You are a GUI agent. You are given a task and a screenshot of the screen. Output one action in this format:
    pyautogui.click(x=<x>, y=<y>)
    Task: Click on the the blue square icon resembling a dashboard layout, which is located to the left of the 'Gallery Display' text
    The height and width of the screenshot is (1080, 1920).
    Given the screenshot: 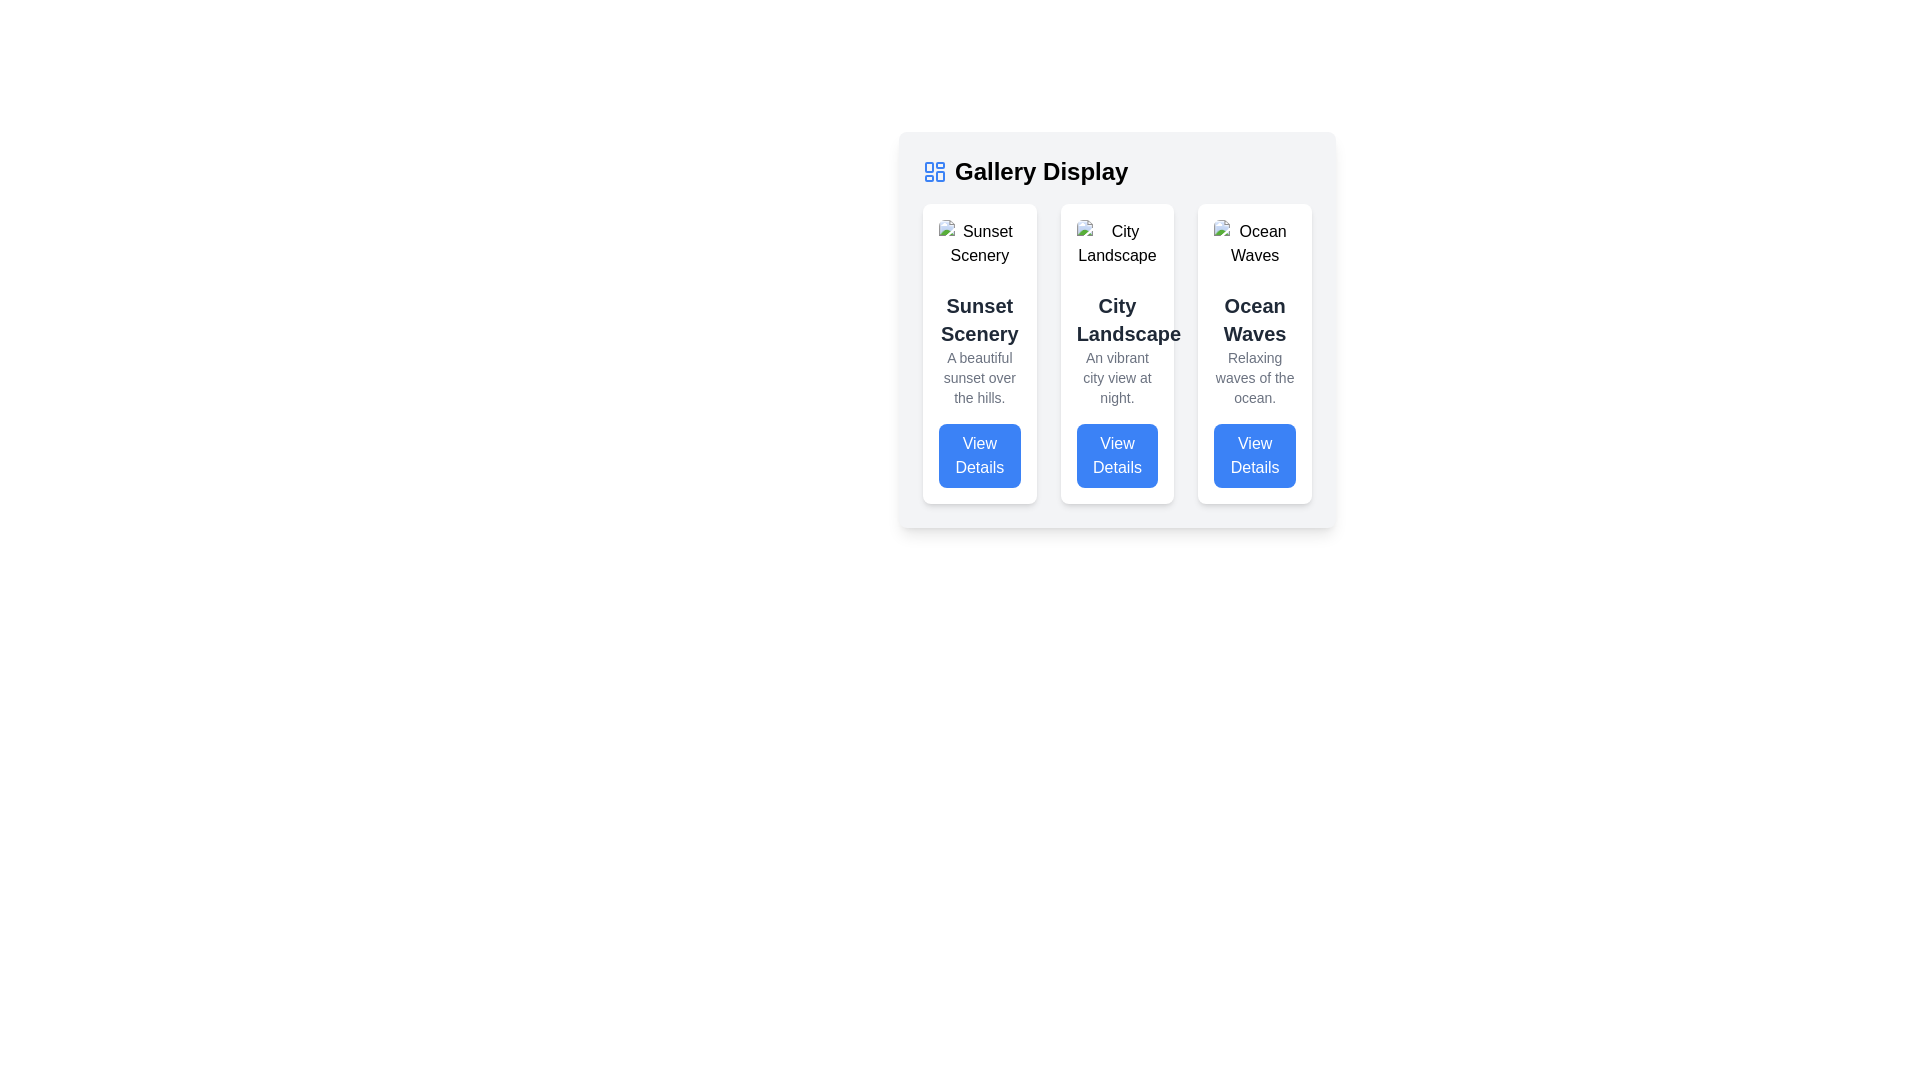 What is the action you would take?
    pyautogui.click(x=934, y=171)
    